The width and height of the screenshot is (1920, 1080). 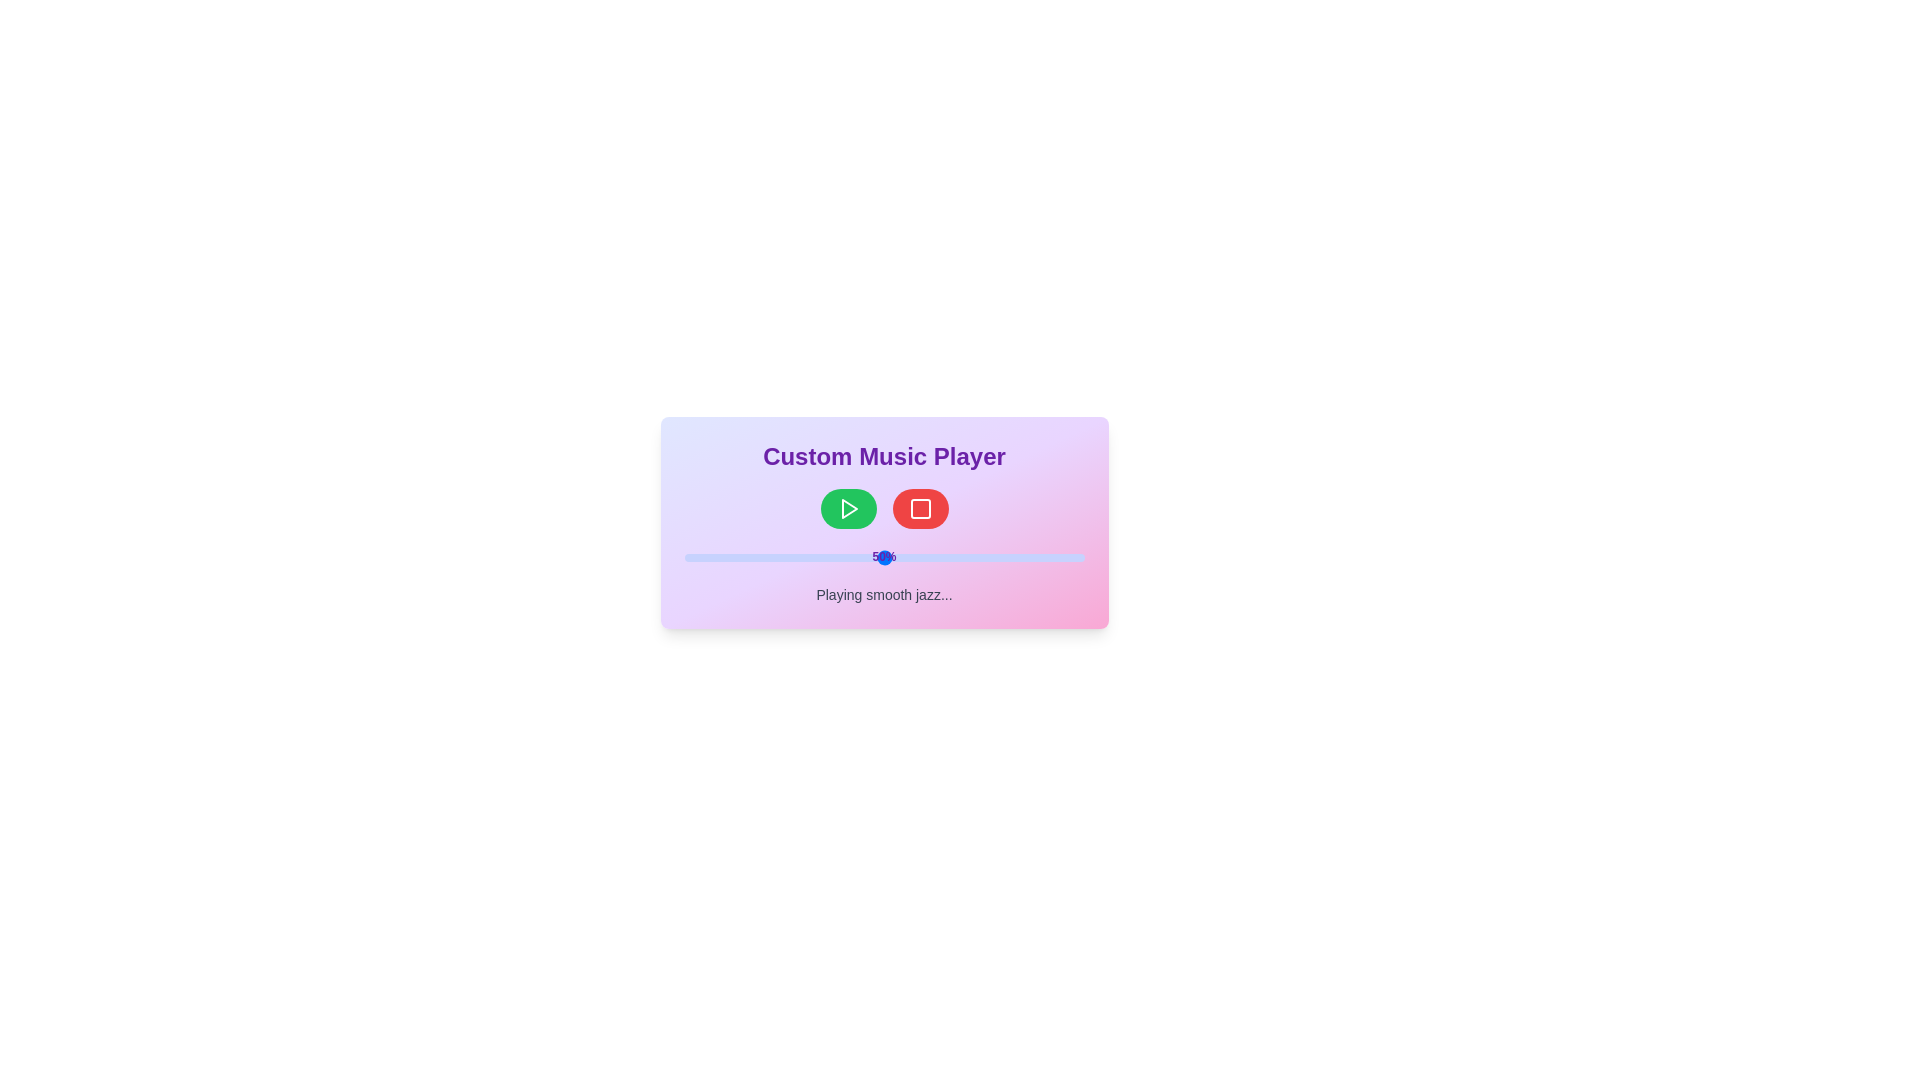 I want to click on the slider, so click(x=700, y=558).